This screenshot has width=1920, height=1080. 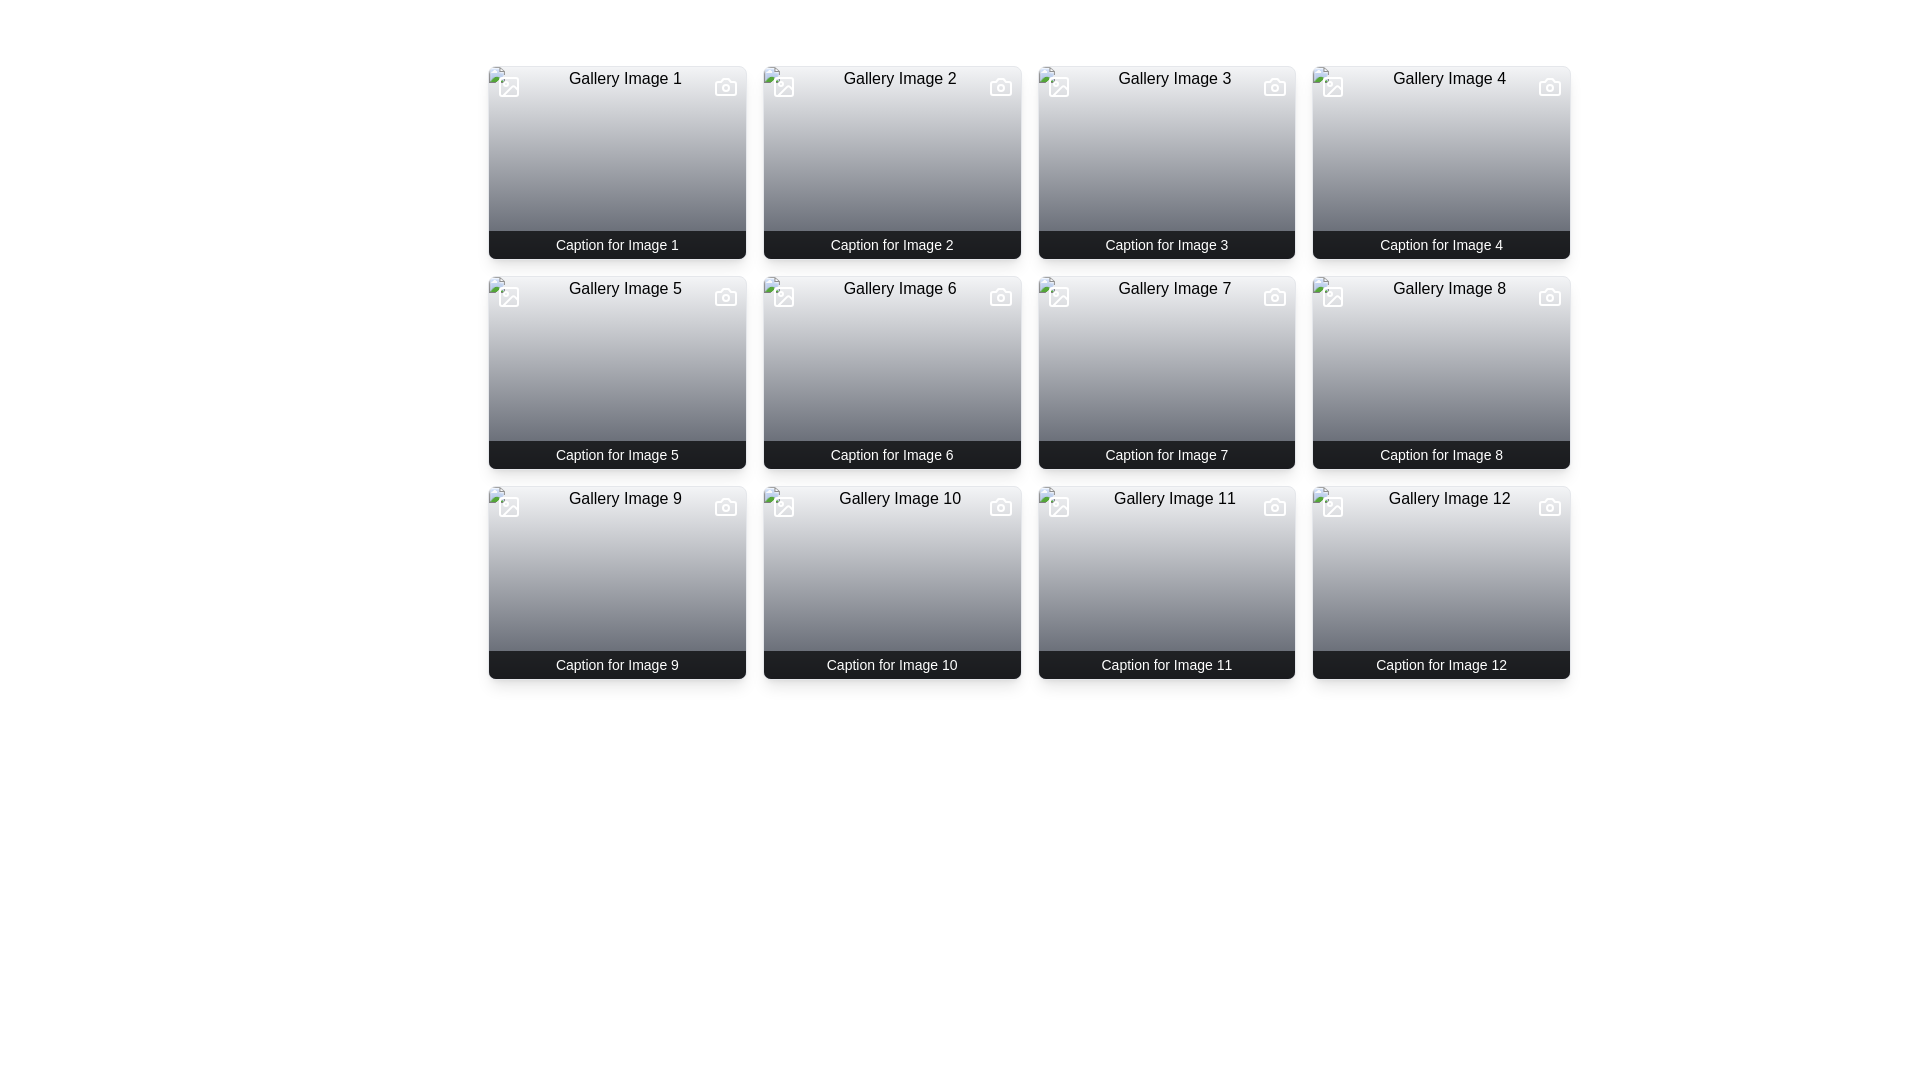 What do you see at coordinates (1057, 297) in the screenshot?
I see `the decorative icon located at the top-left corner of the card labeled 'Caption for Image 7'` at bounding box center [1057, 297].